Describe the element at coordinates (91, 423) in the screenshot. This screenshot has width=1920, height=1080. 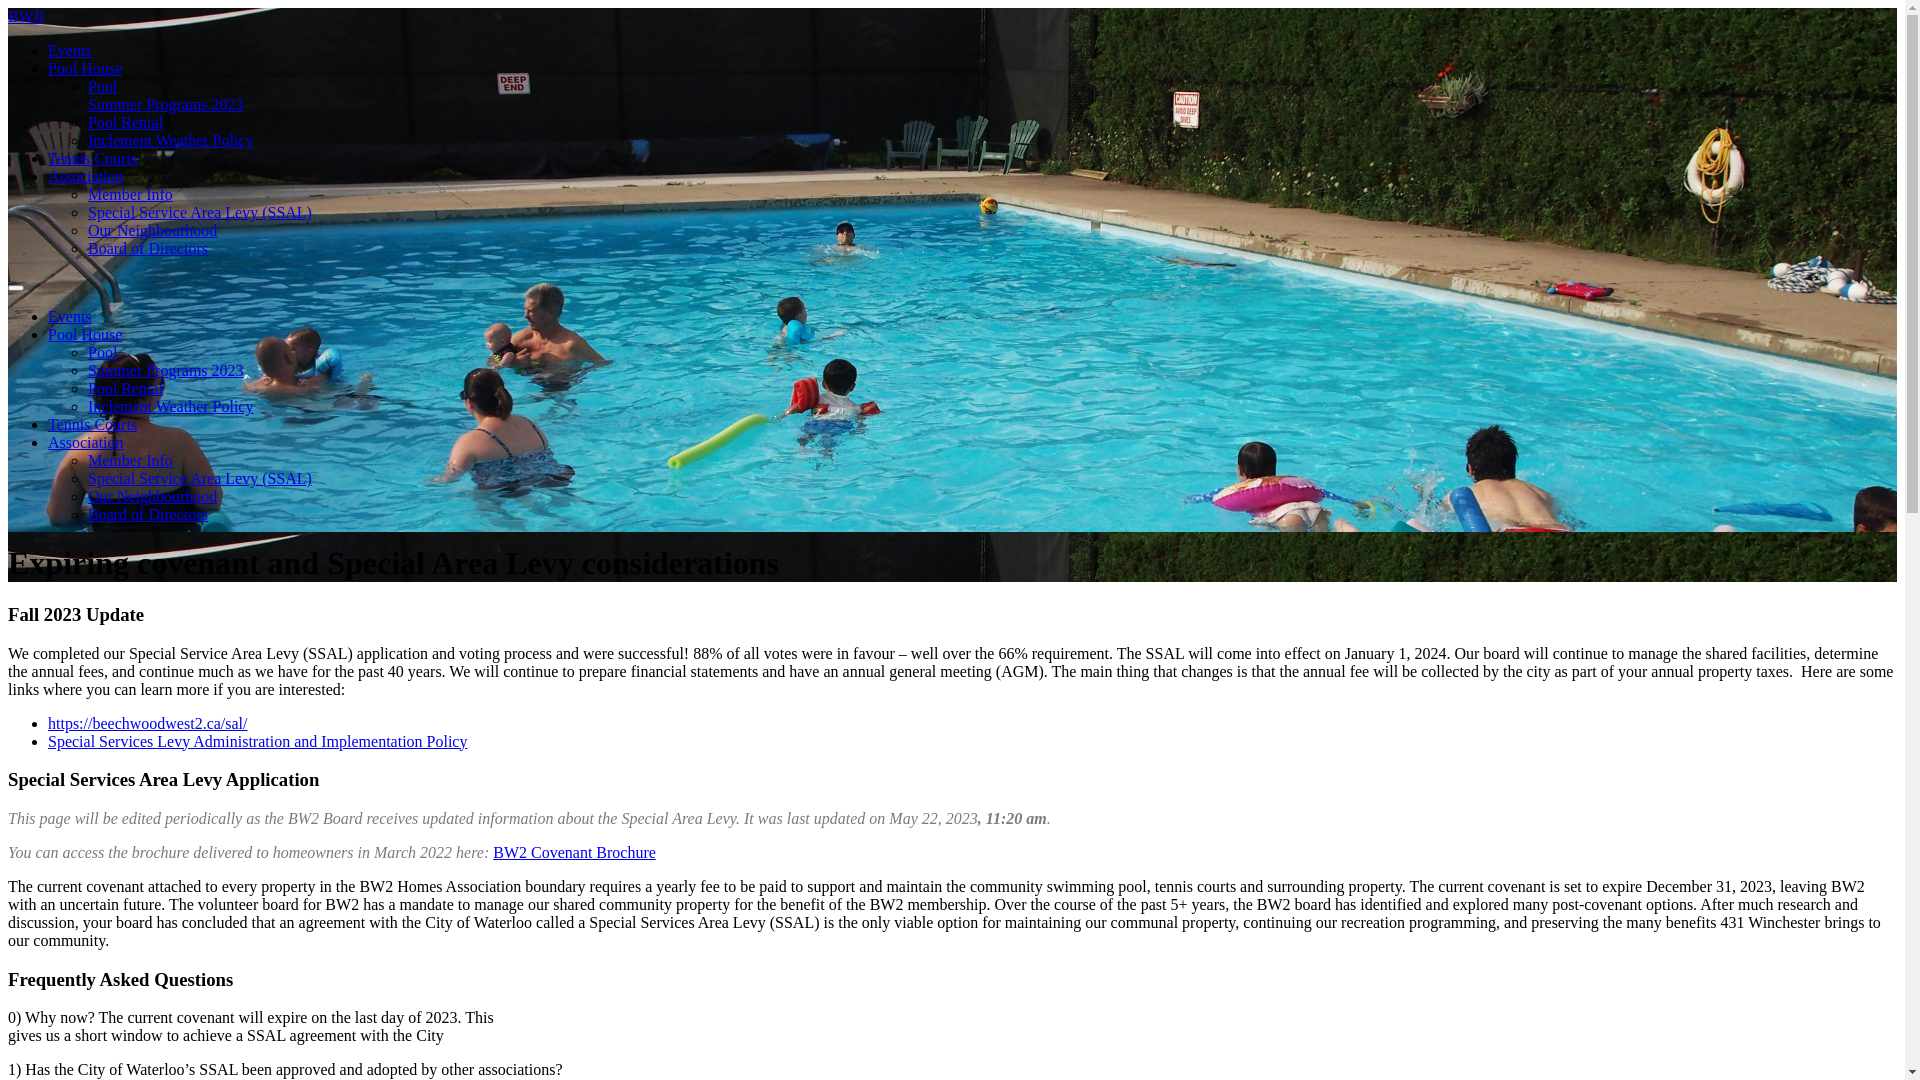
I see `'Tennis Courts'` at that location.